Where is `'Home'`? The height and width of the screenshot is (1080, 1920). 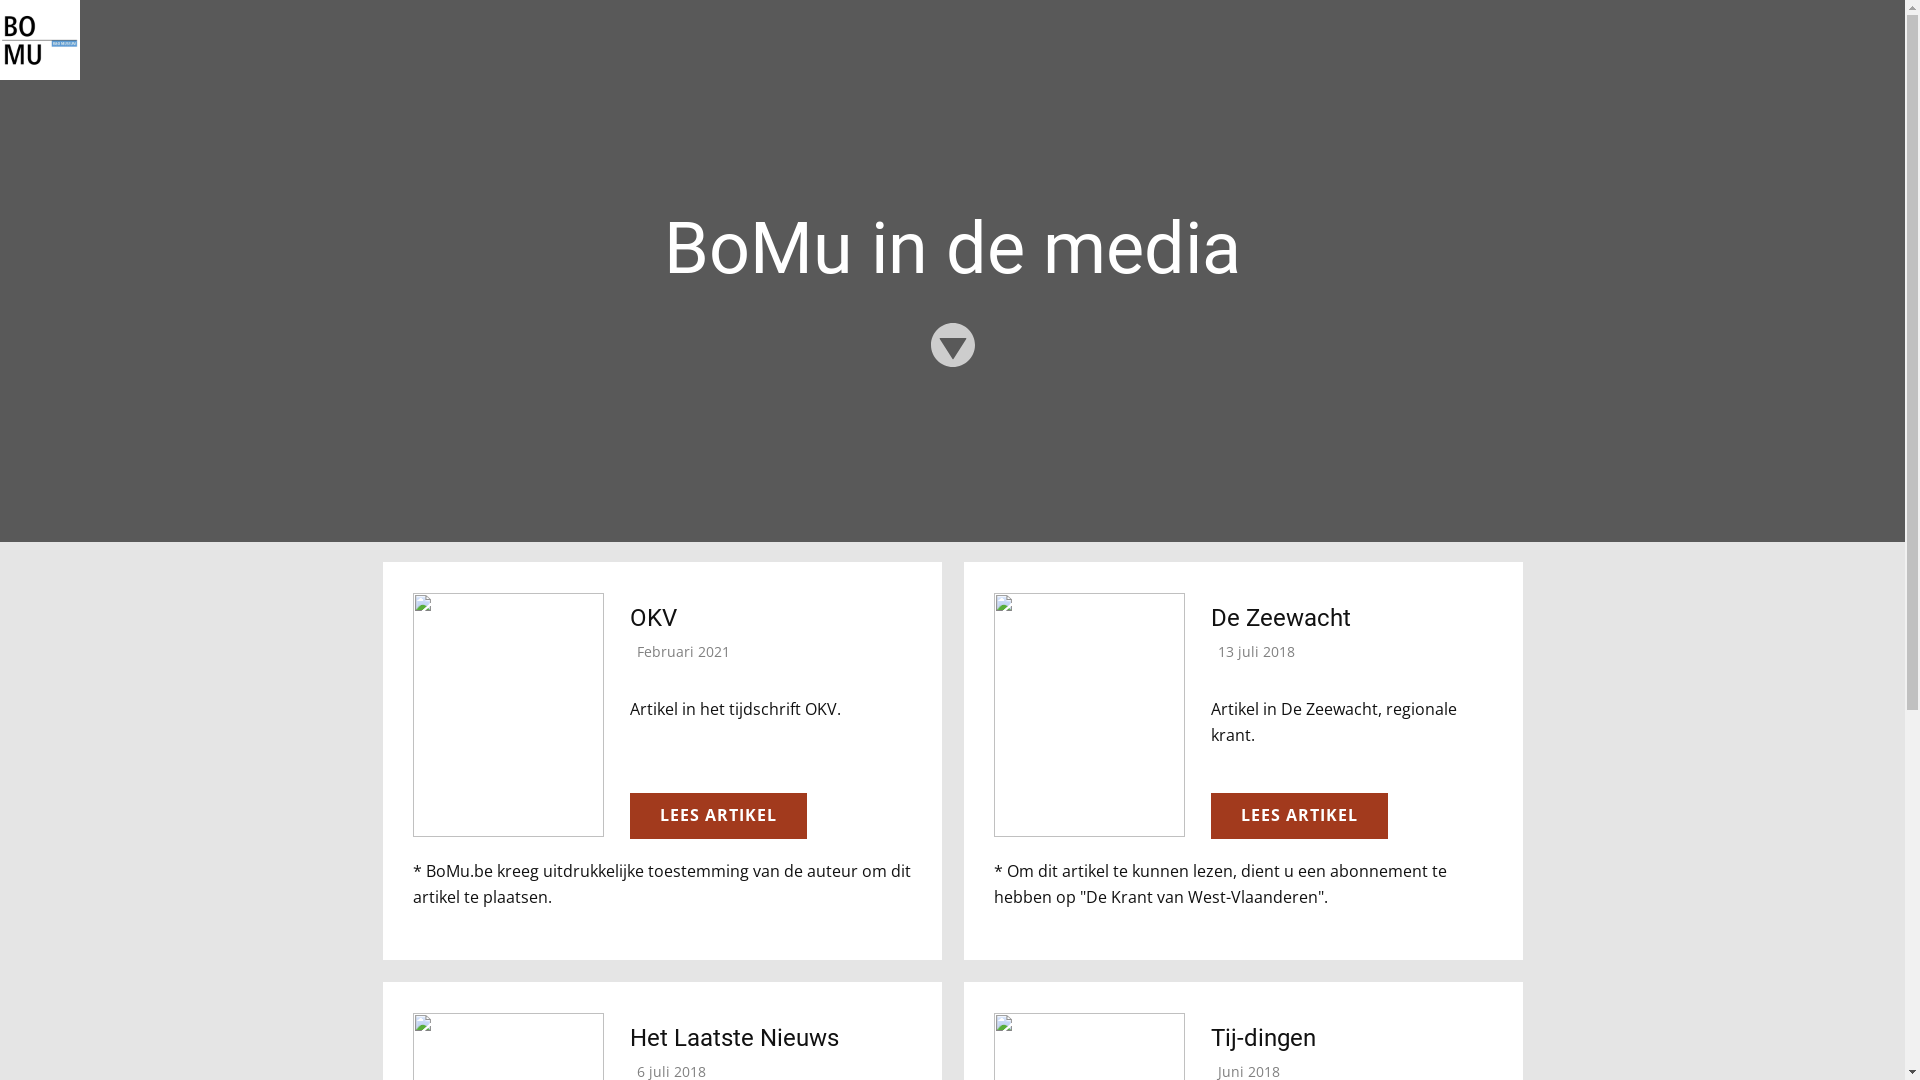 'Home' is located at coordinates (0, 39).